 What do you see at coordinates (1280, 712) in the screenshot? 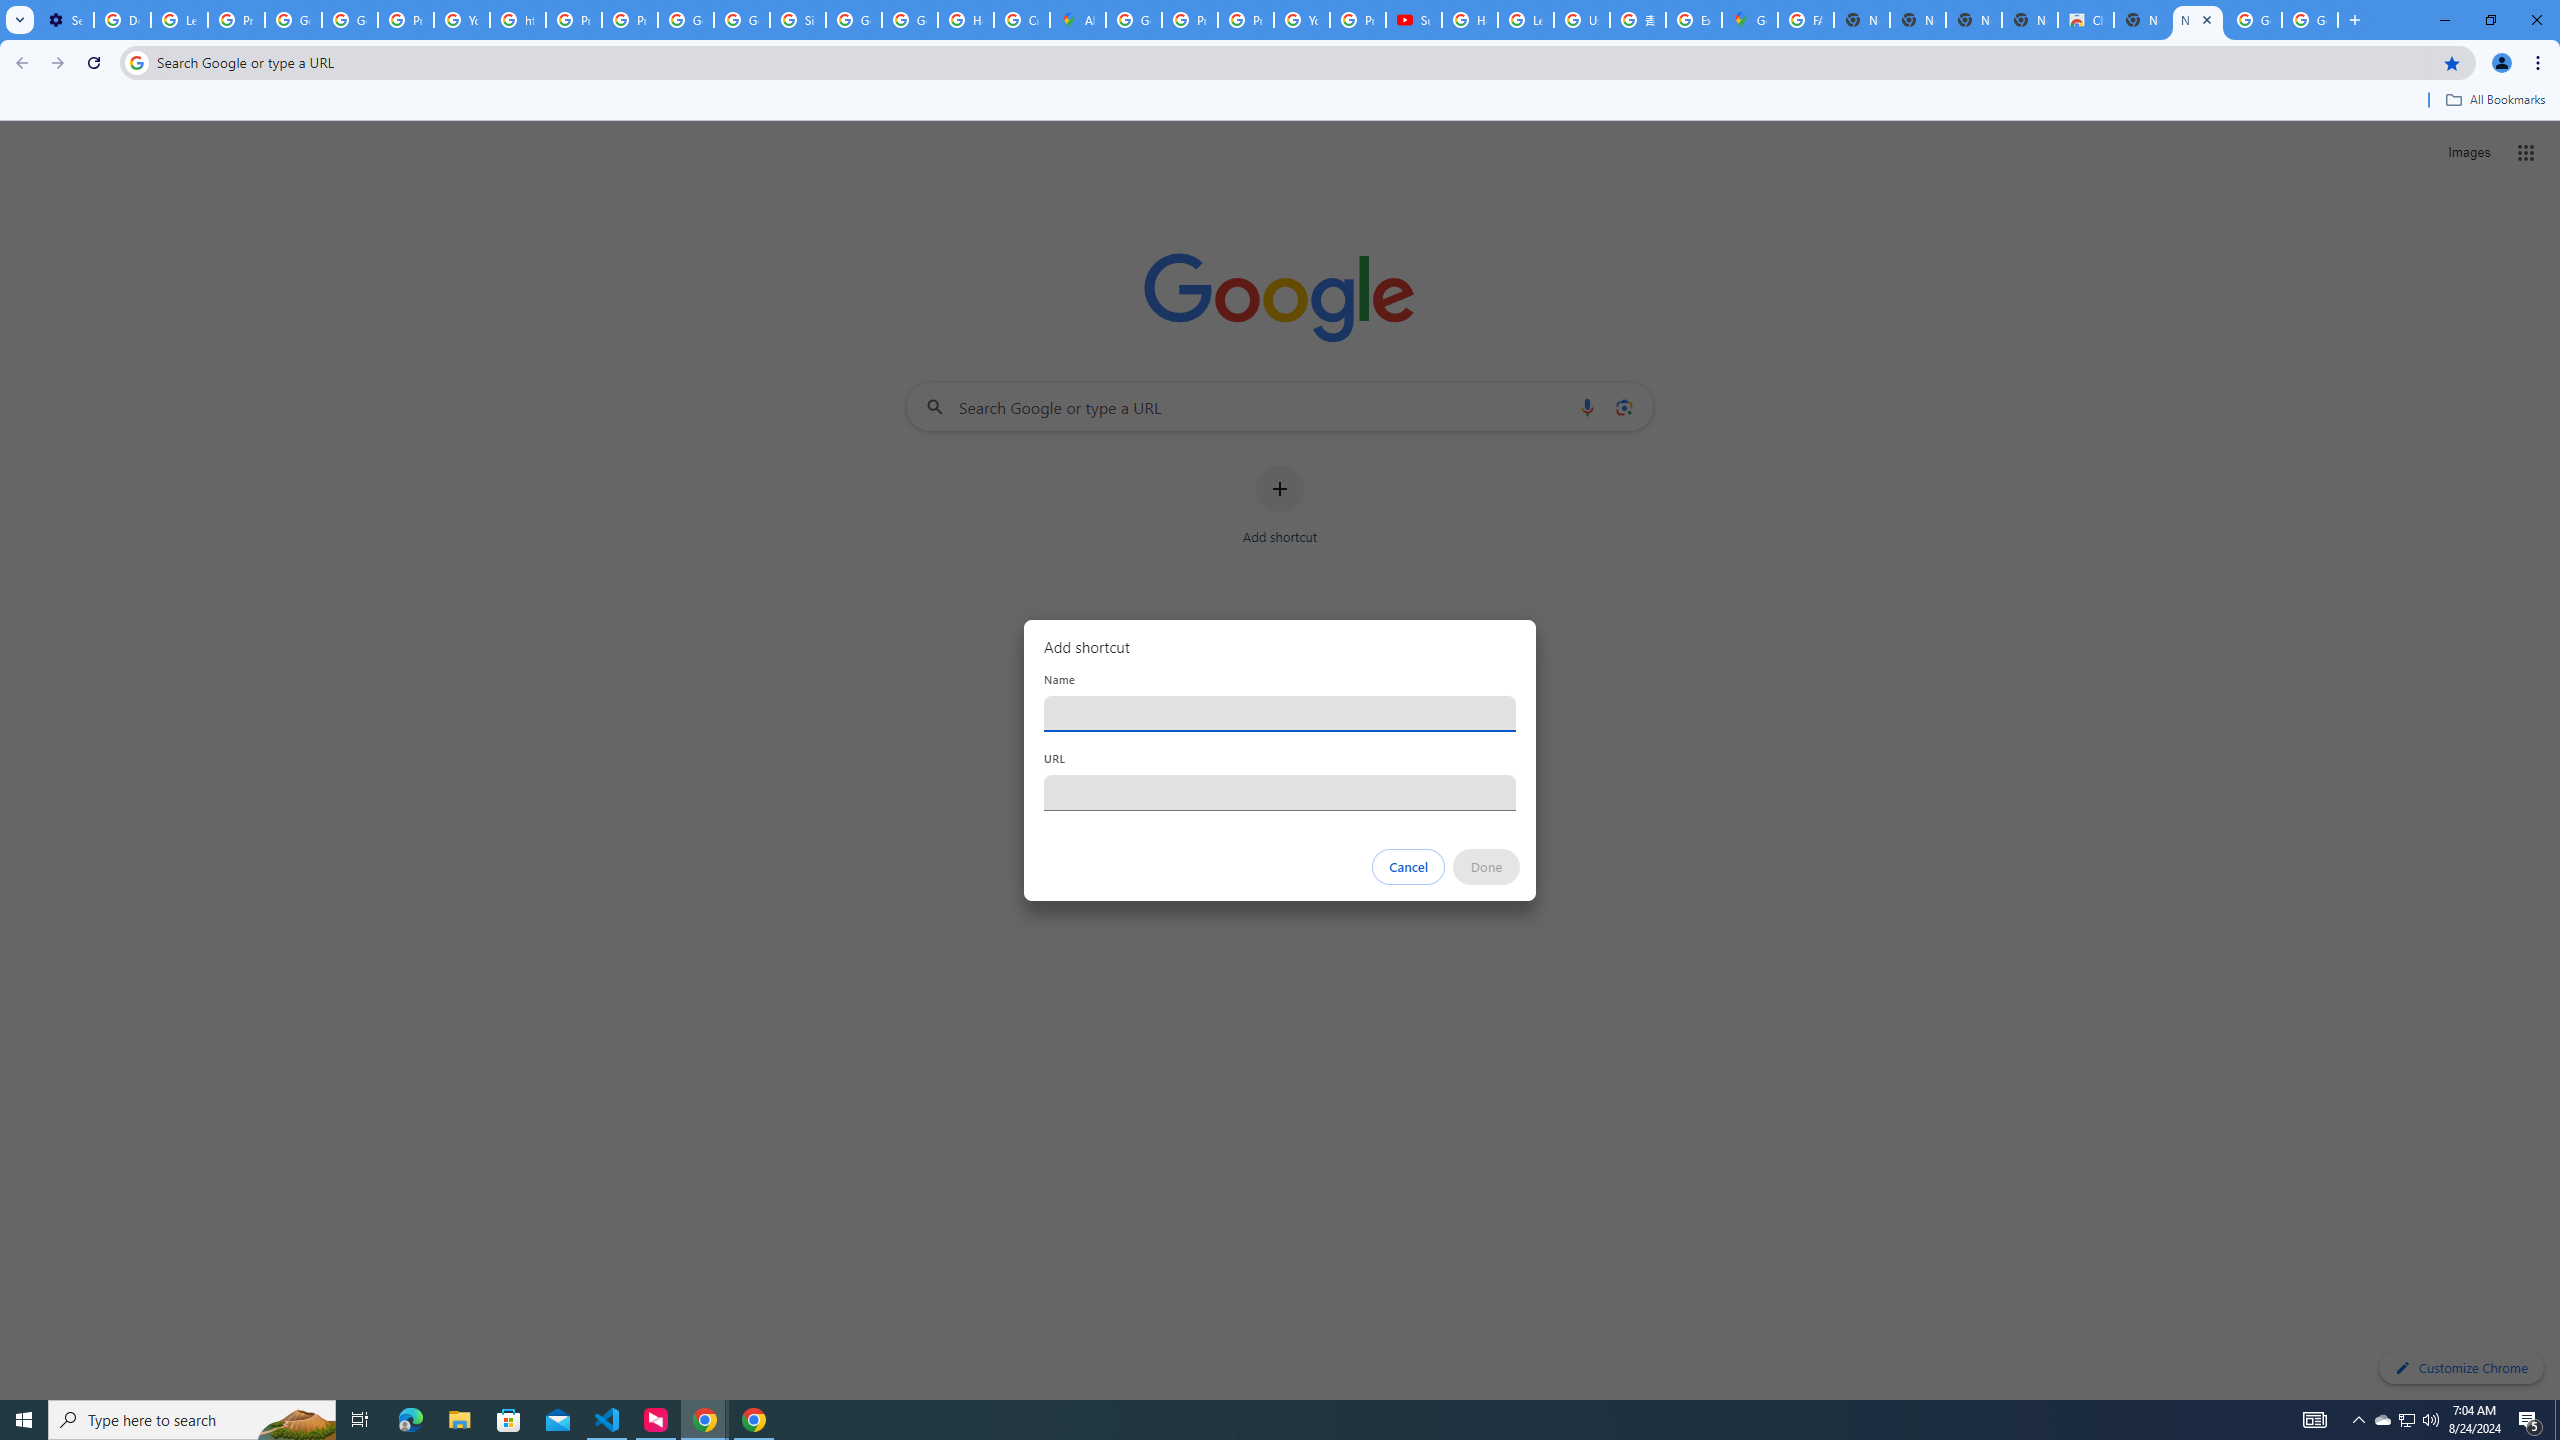
I see `'Name'` at bounding box center [1280, 712].